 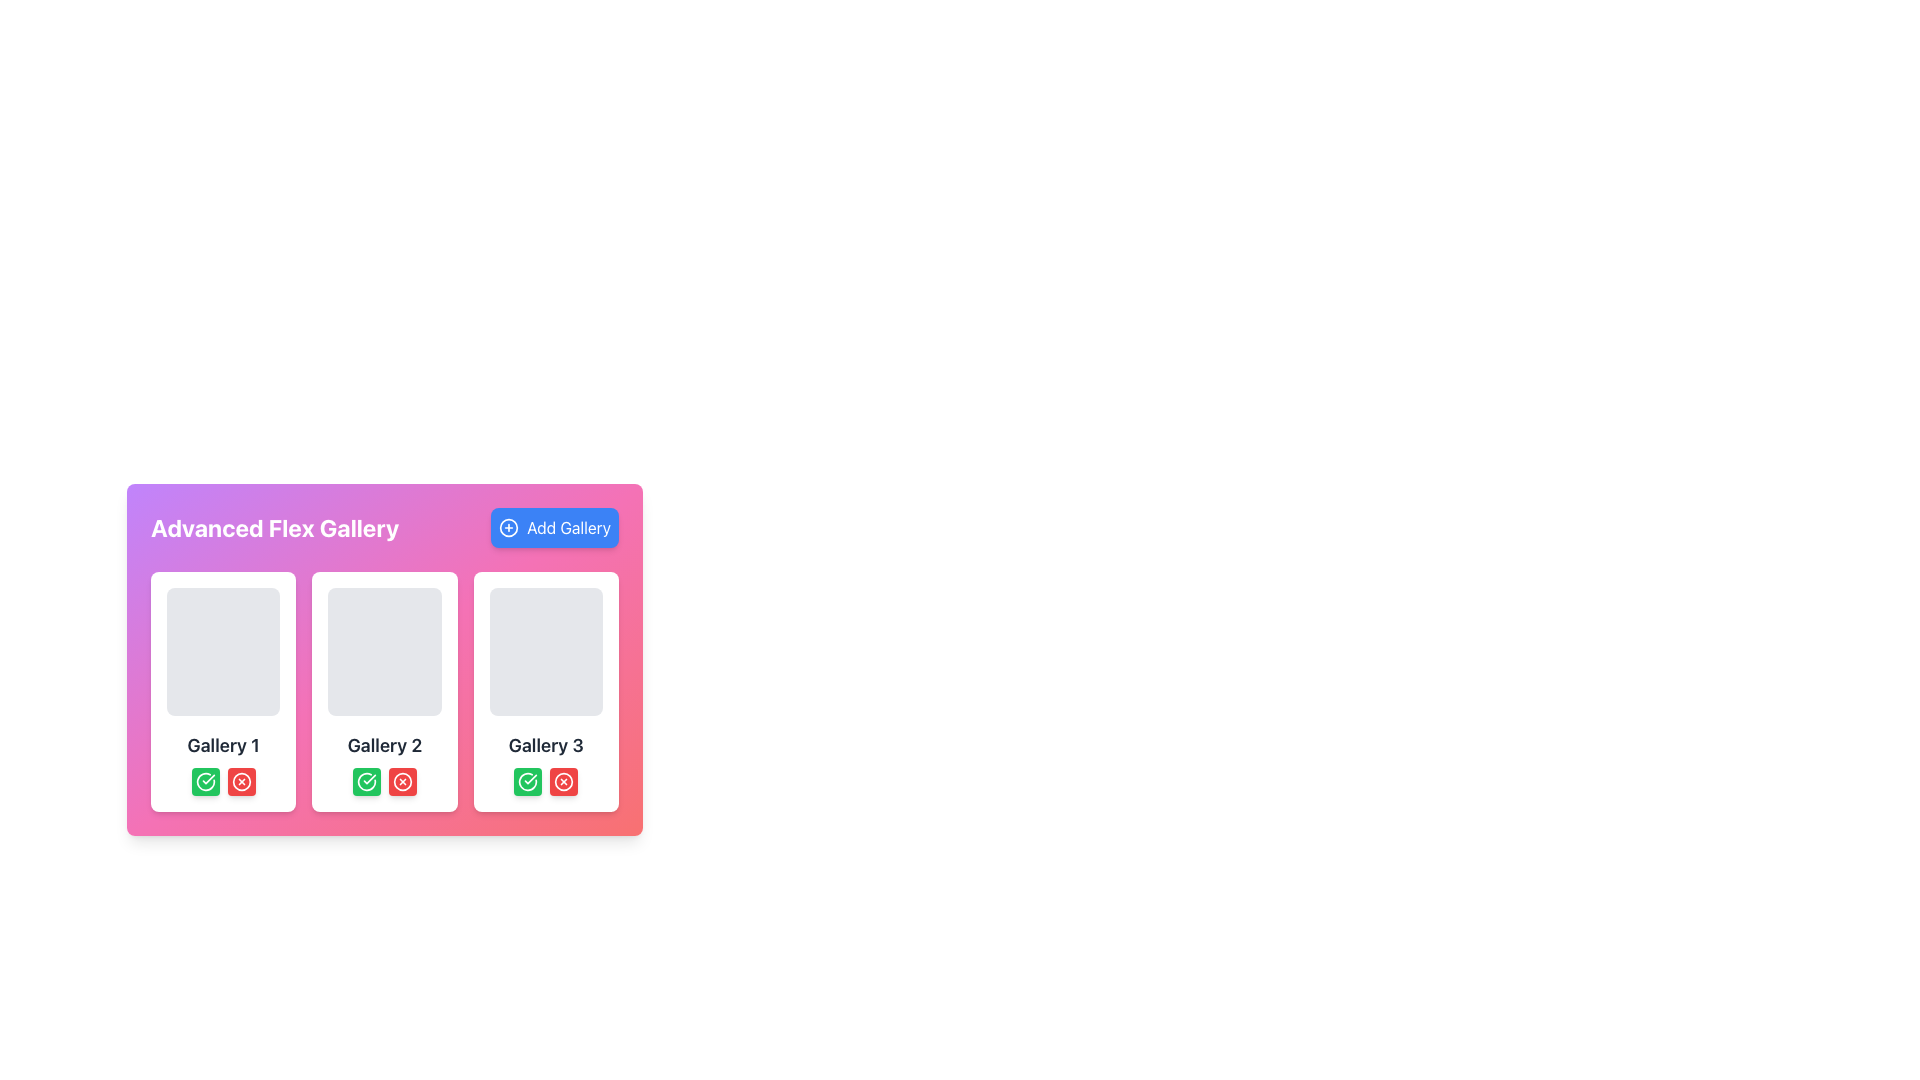 What do you see at coordinates (509, 527) in the screenshot?
I see `the circular icon button with a '+' symbol inside, which is styled with a blue background and white border, located on the right side of the 'Add Gallery' button in the top-right corner of the gallery interface` at bounding box center [509, 527].